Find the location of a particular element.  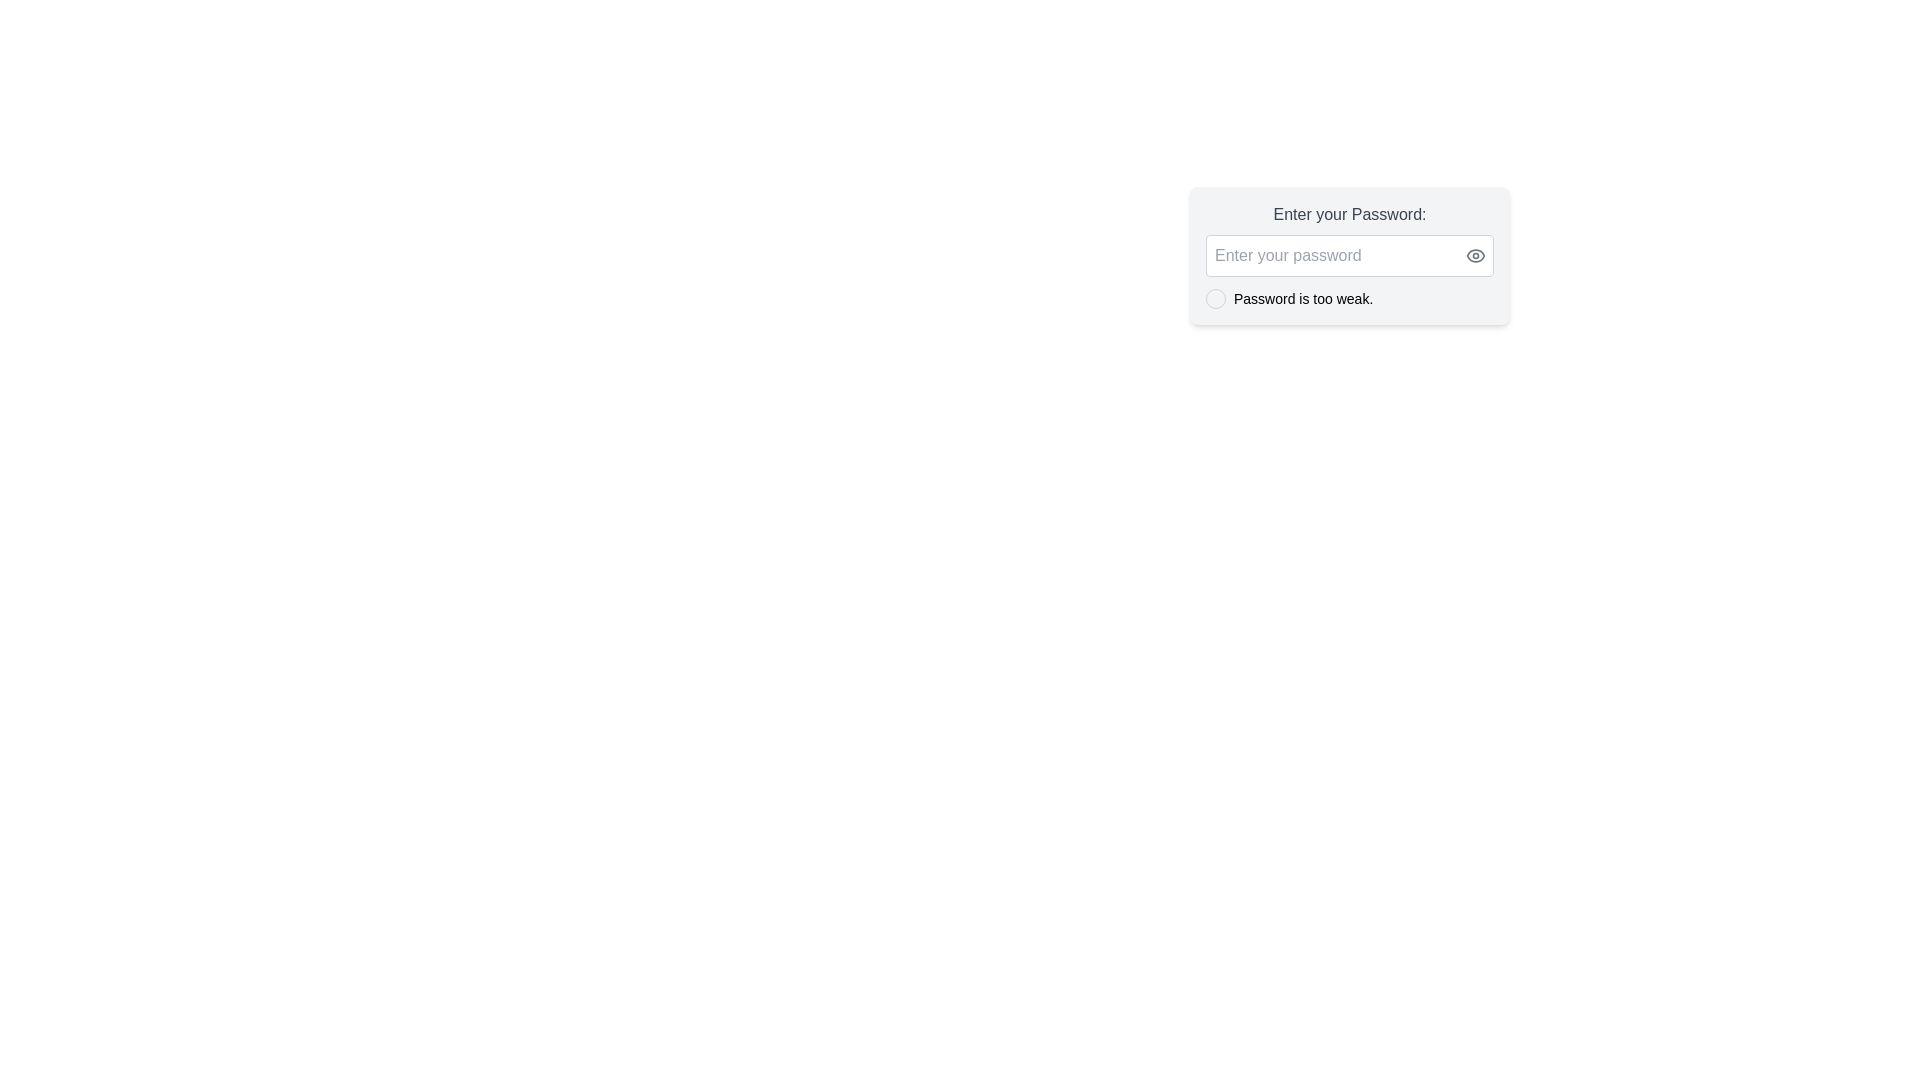

the Password input field located beneath the 'Enter your Password:' text to focus on it is located at coordinates (1349, 254).